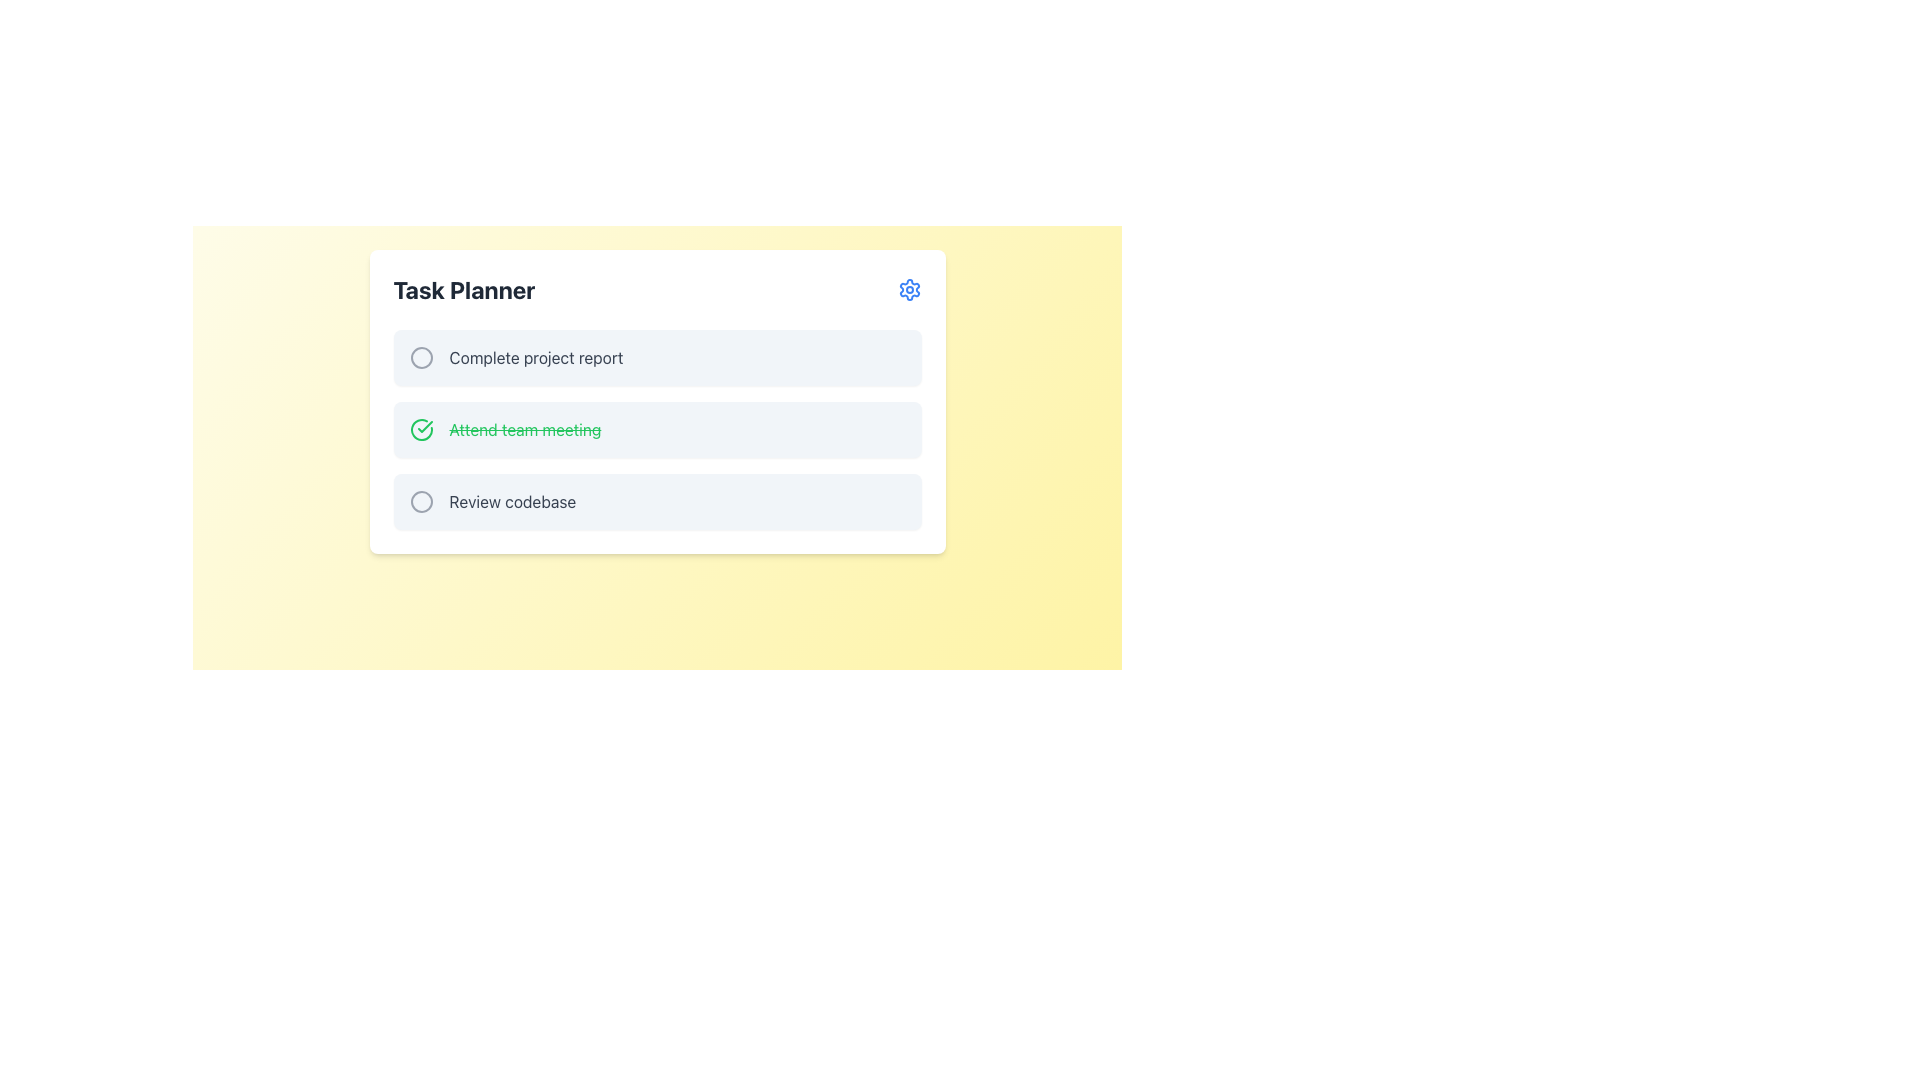  Describe the element at coordinates (420, 357) in the screenshot. I see `the unchecked task icon represented by the circular part of the SVG located to the left of the 'Complete project report' task text` at that location.